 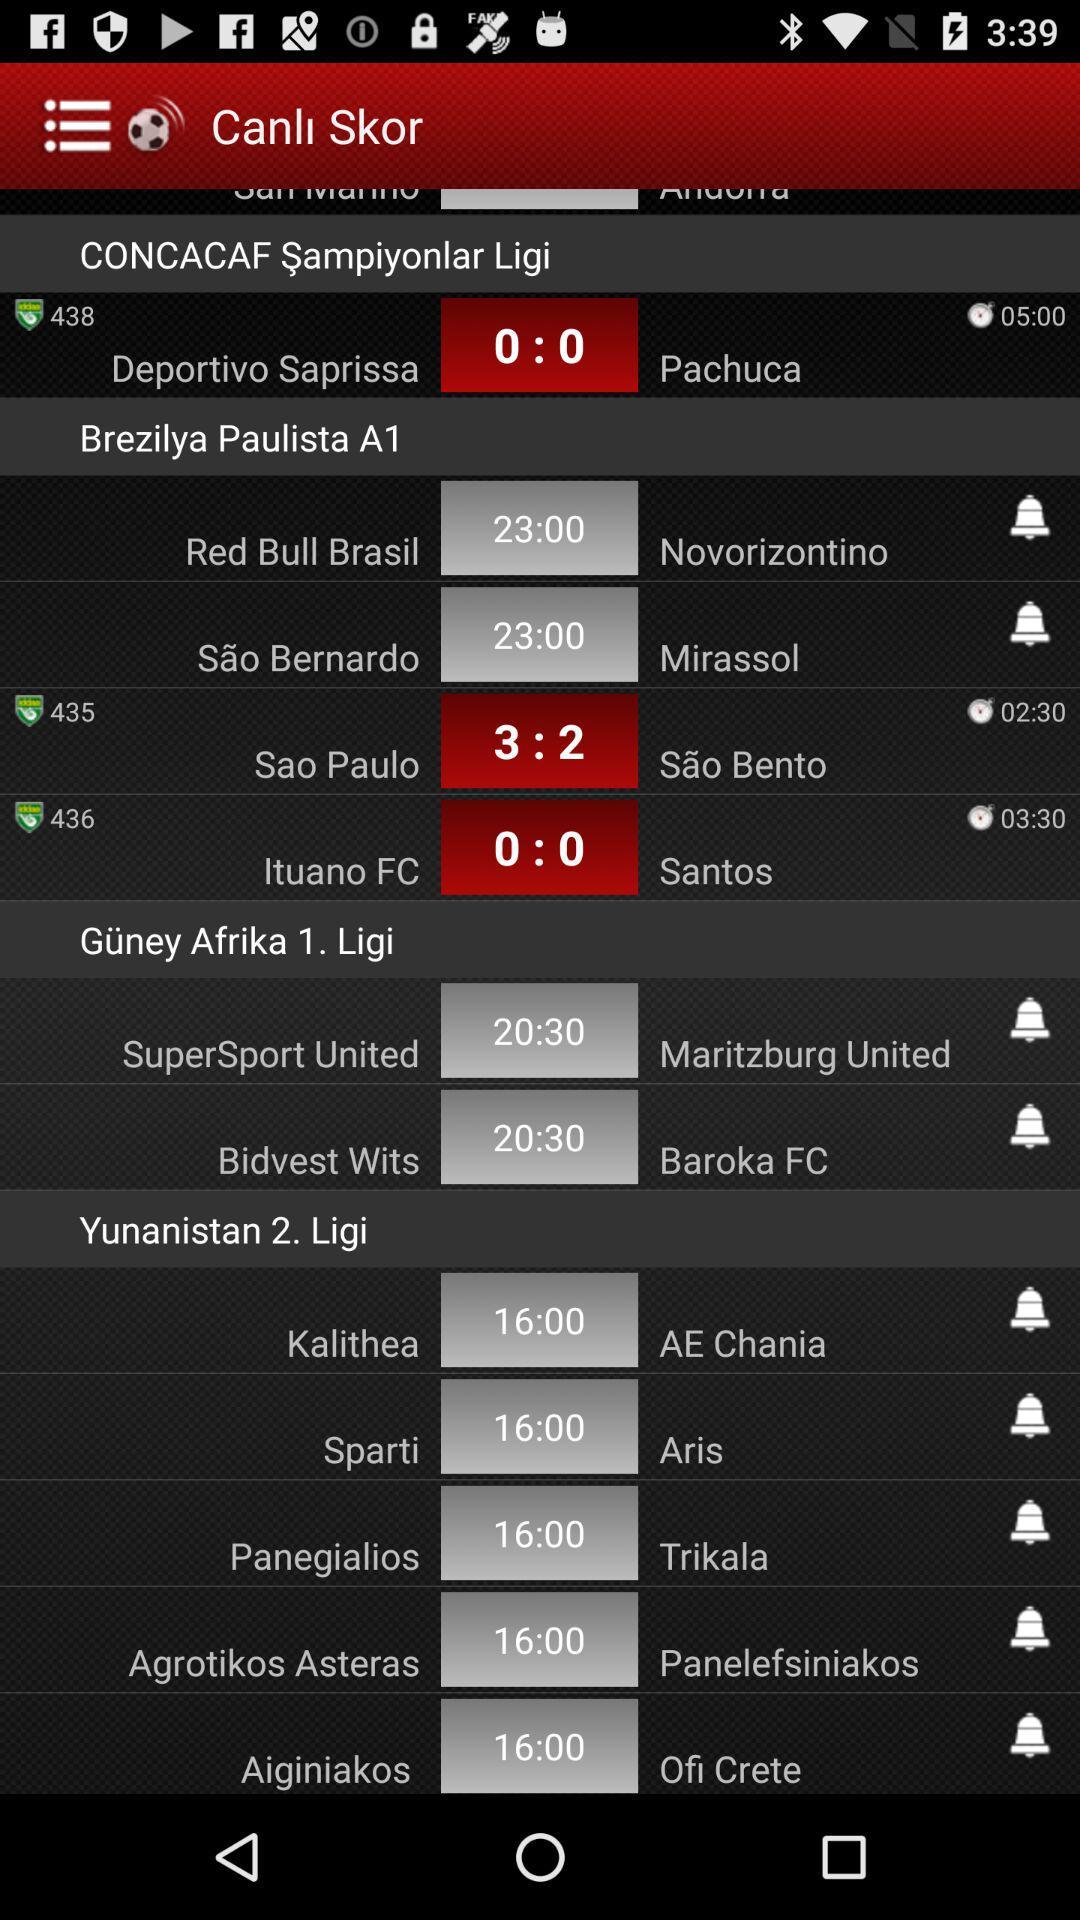 I want to click on set alert for game, so click(x=1029, y=1734).